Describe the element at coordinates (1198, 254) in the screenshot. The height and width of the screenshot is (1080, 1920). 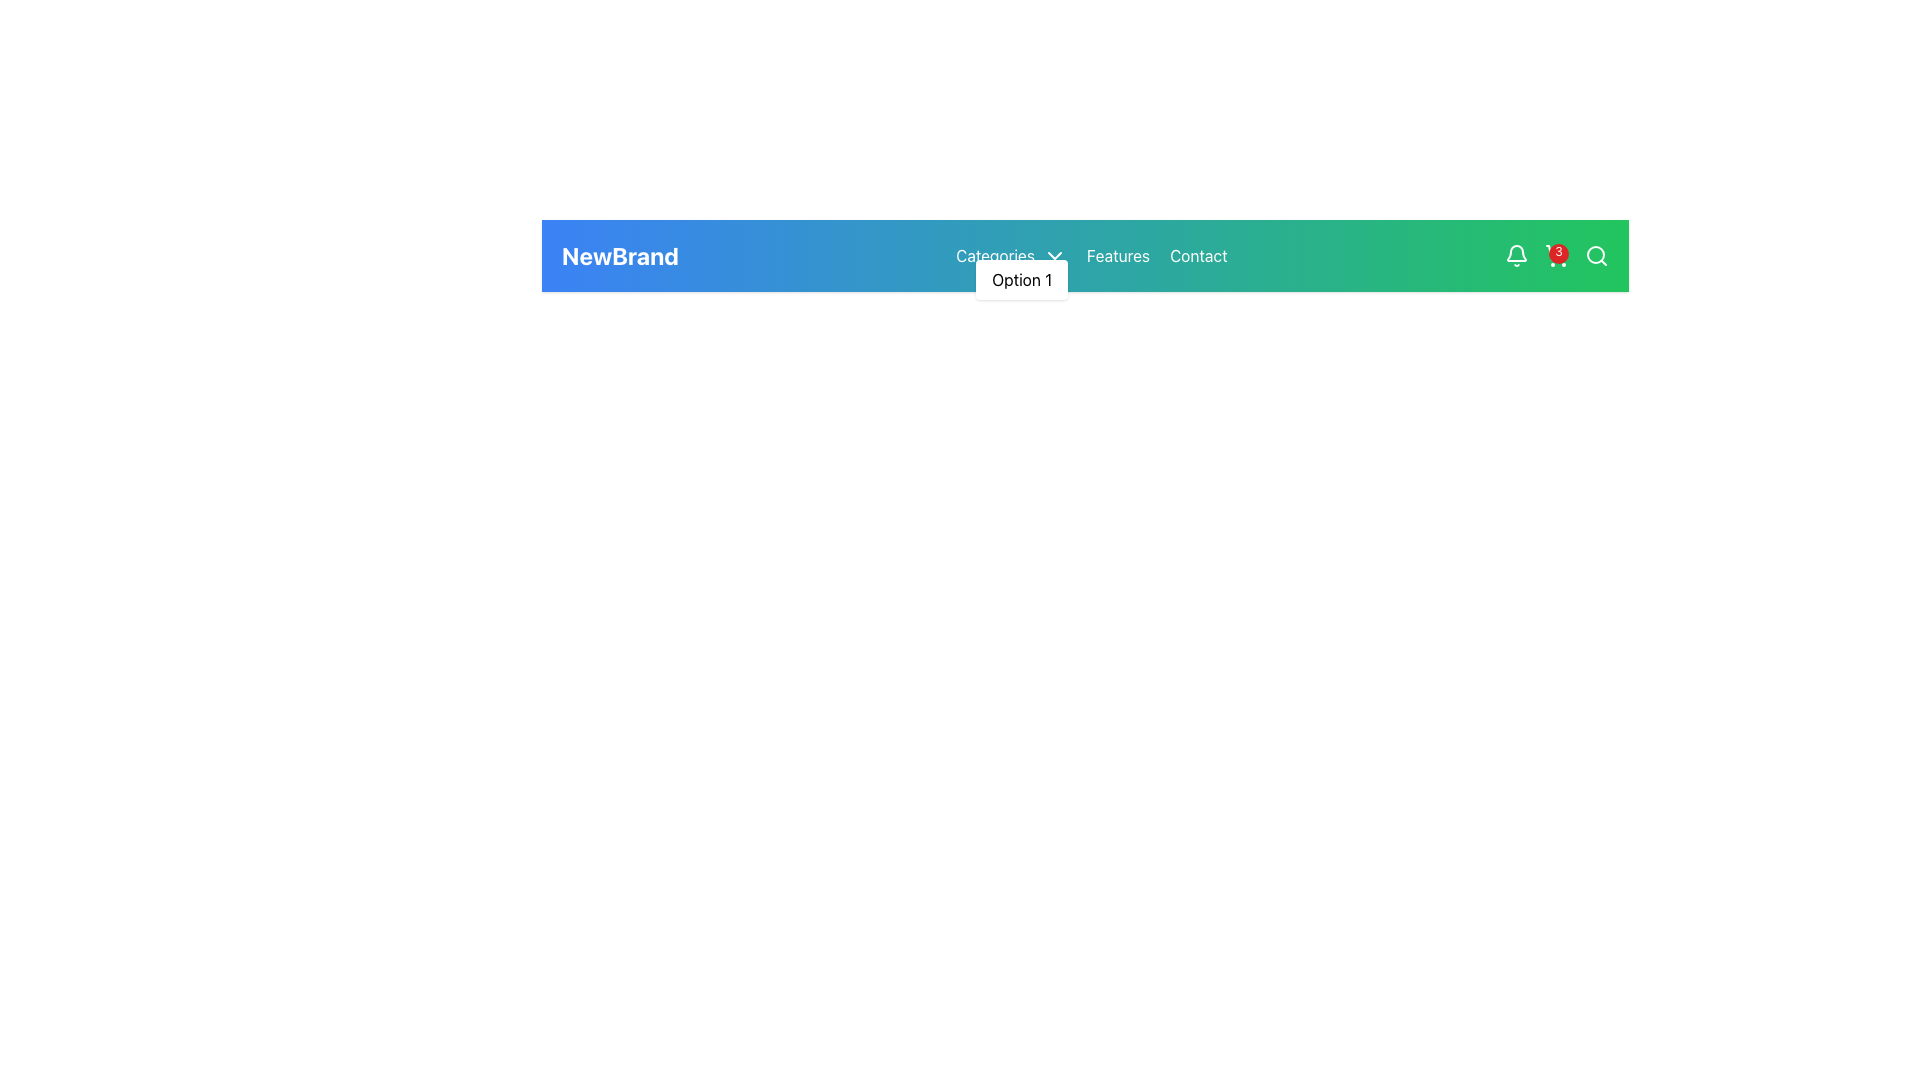
I see `the 'Contact' link in the top-right portion of the navigation bar to underline the text` at that location.